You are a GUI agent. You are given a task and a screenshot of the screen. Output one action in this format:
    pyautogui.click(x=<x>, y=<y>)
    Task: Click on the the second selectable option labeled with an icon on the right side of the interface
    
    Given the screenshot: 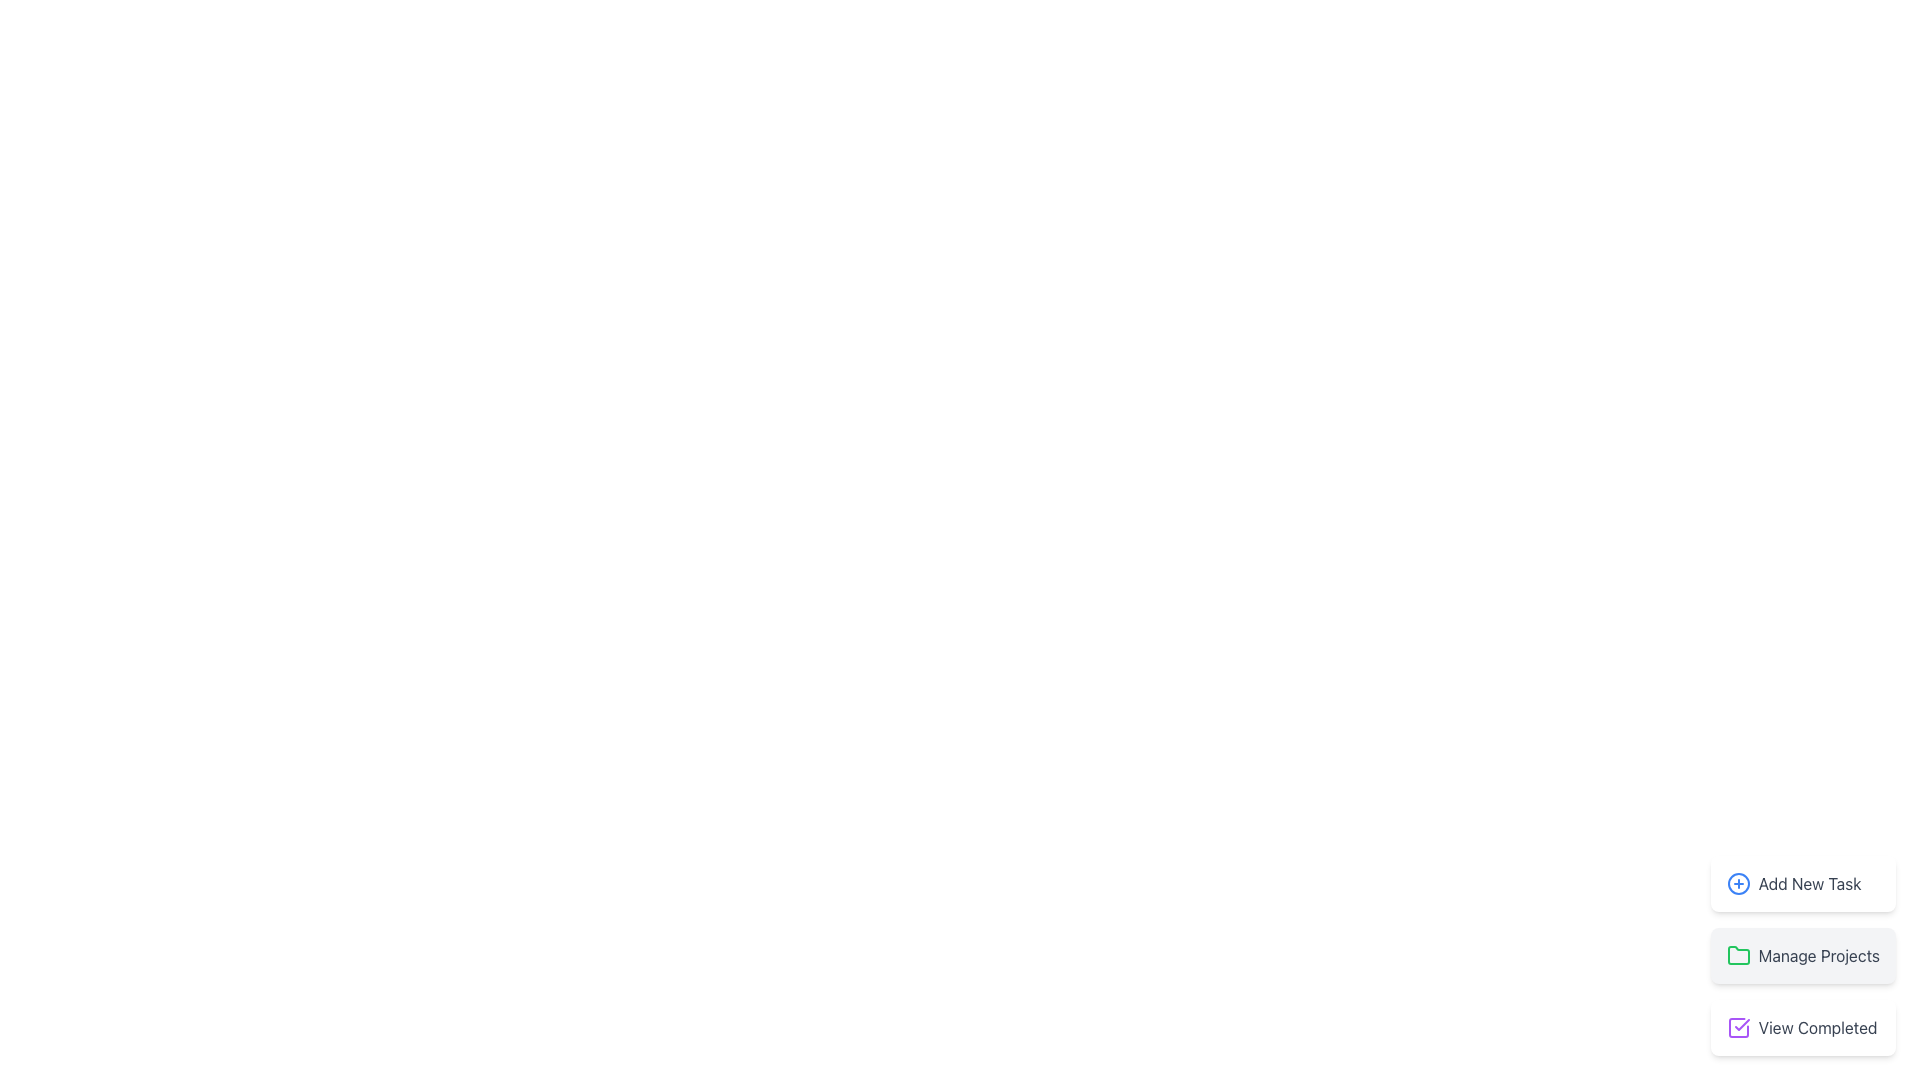 What is the action you would take?
    pyautogui.click(x=1803, y=955)
    